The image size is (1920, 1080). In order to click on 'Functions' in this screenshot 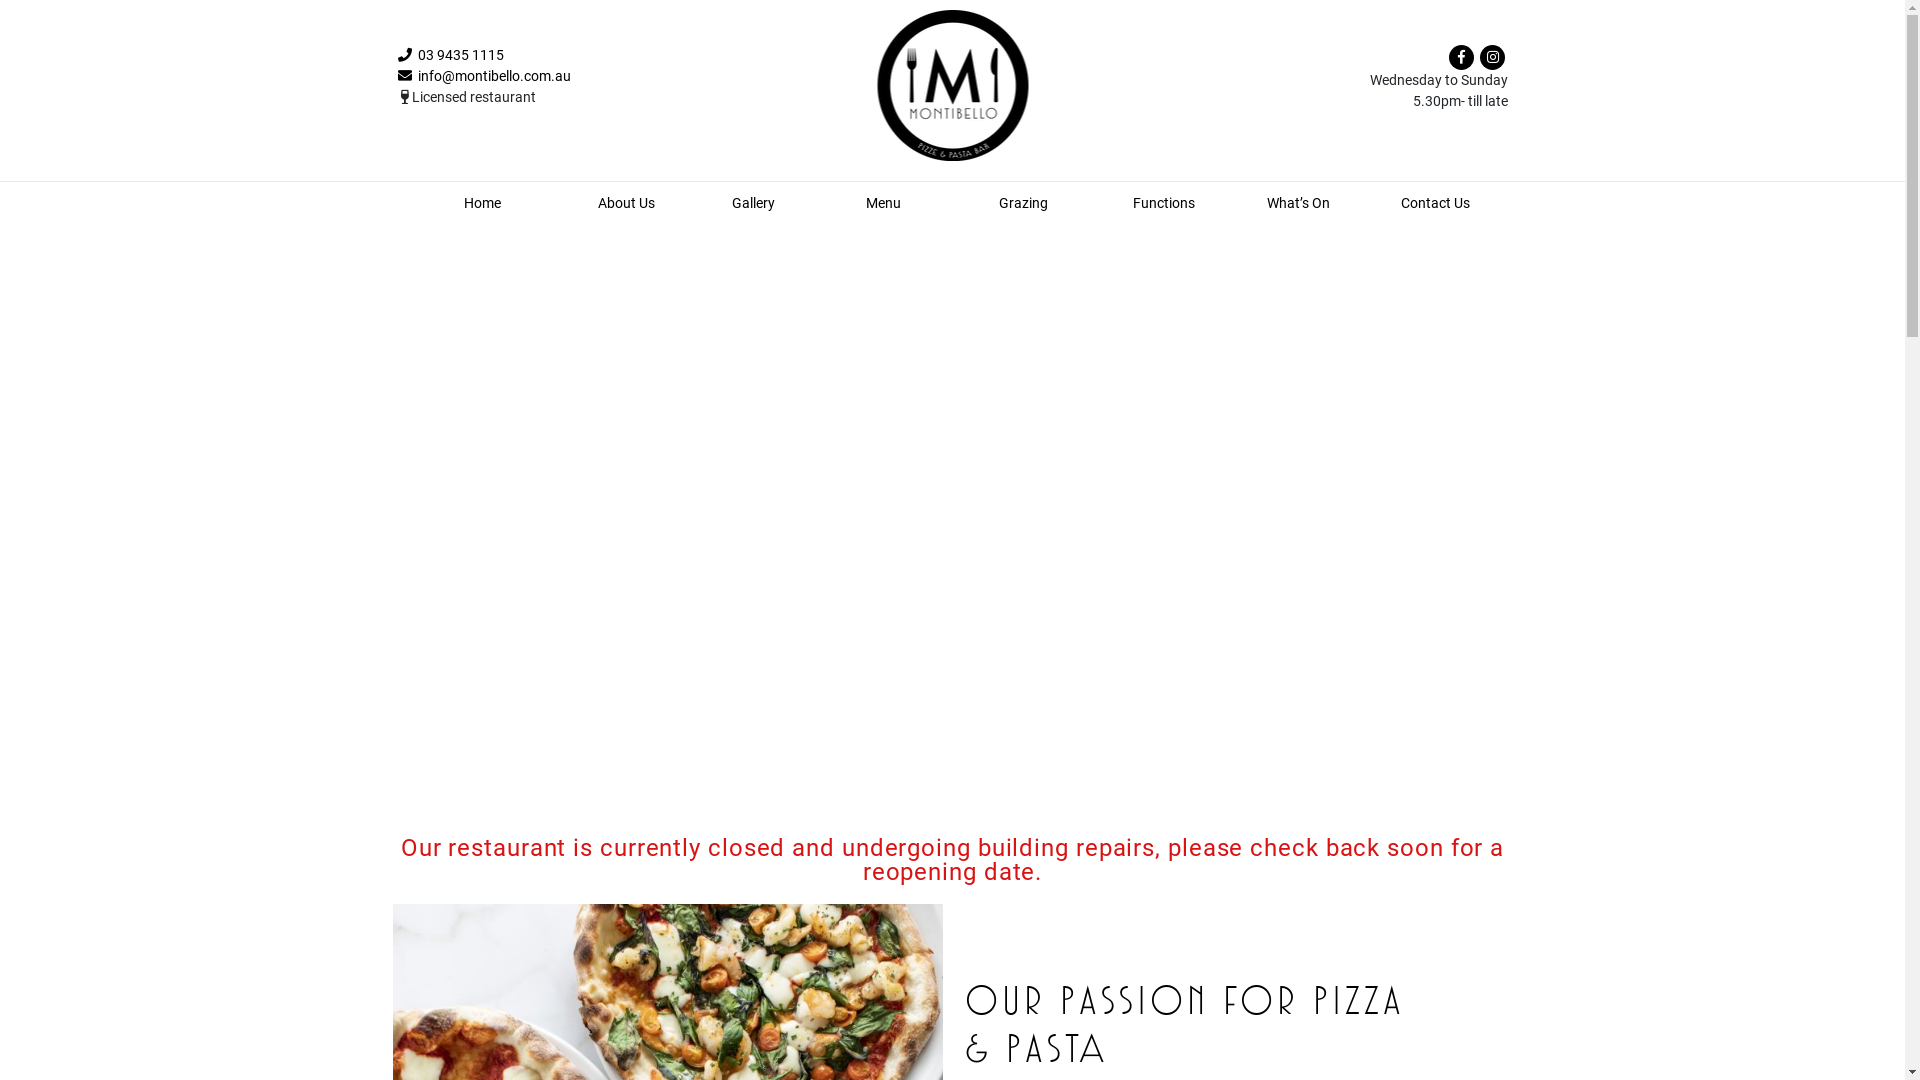, I will do `click(1132, 203)`.